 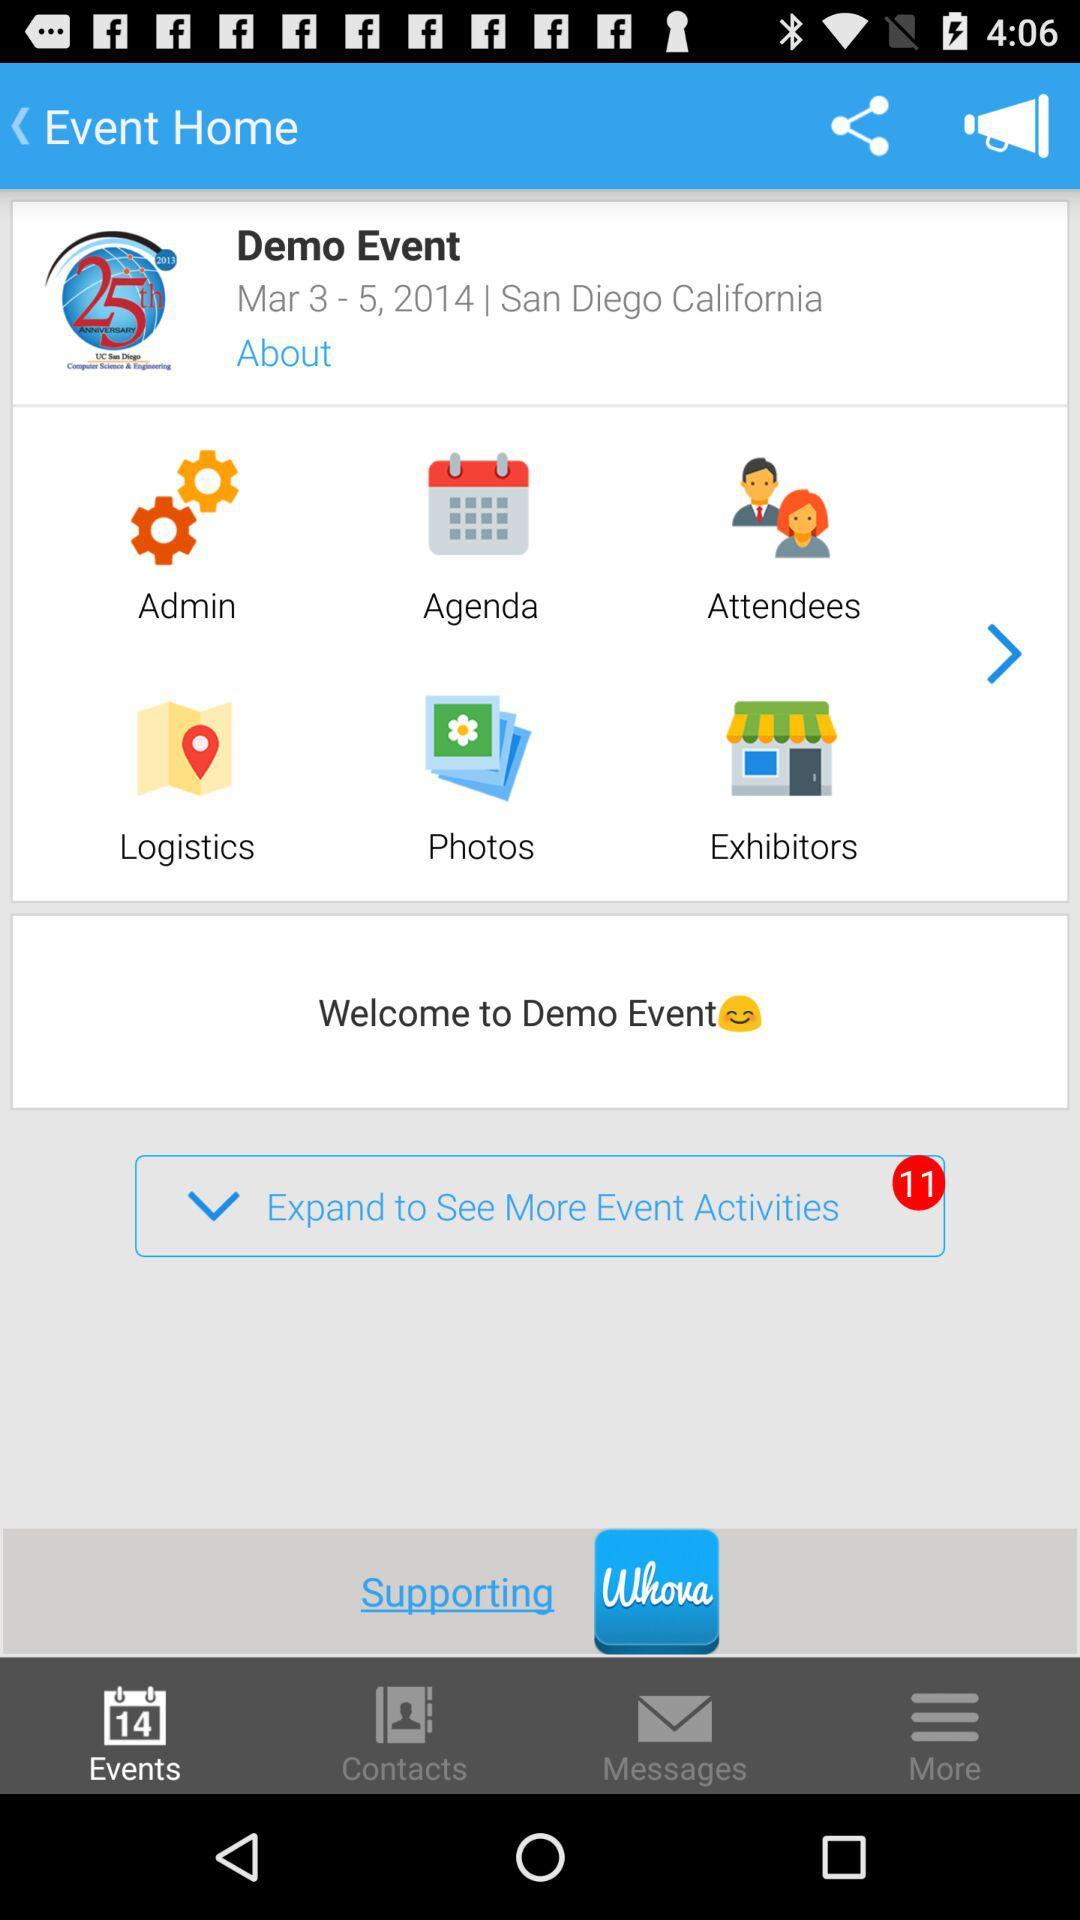 I want to click on app below expand to see icon, so click(x=477, y=1590).